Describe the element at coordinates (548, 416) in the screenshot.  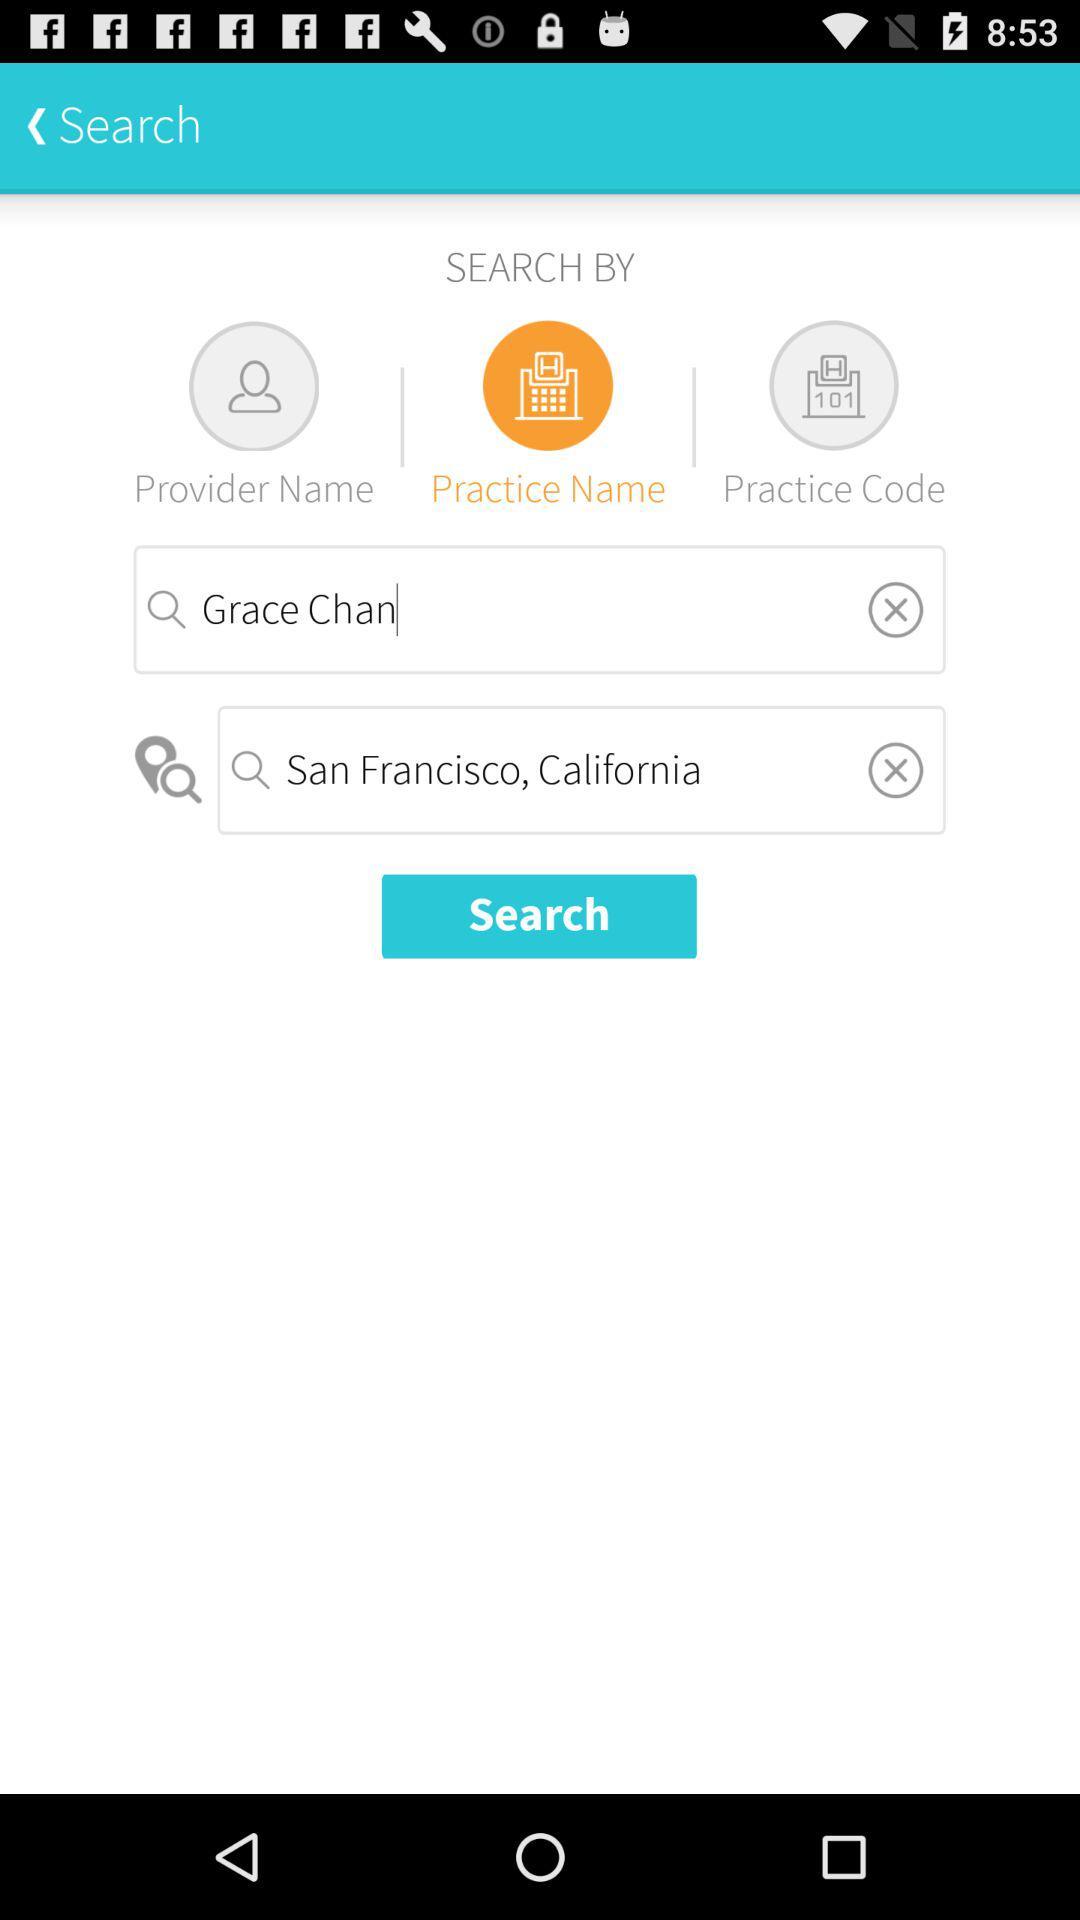
I see `the practice name icon` at that location.